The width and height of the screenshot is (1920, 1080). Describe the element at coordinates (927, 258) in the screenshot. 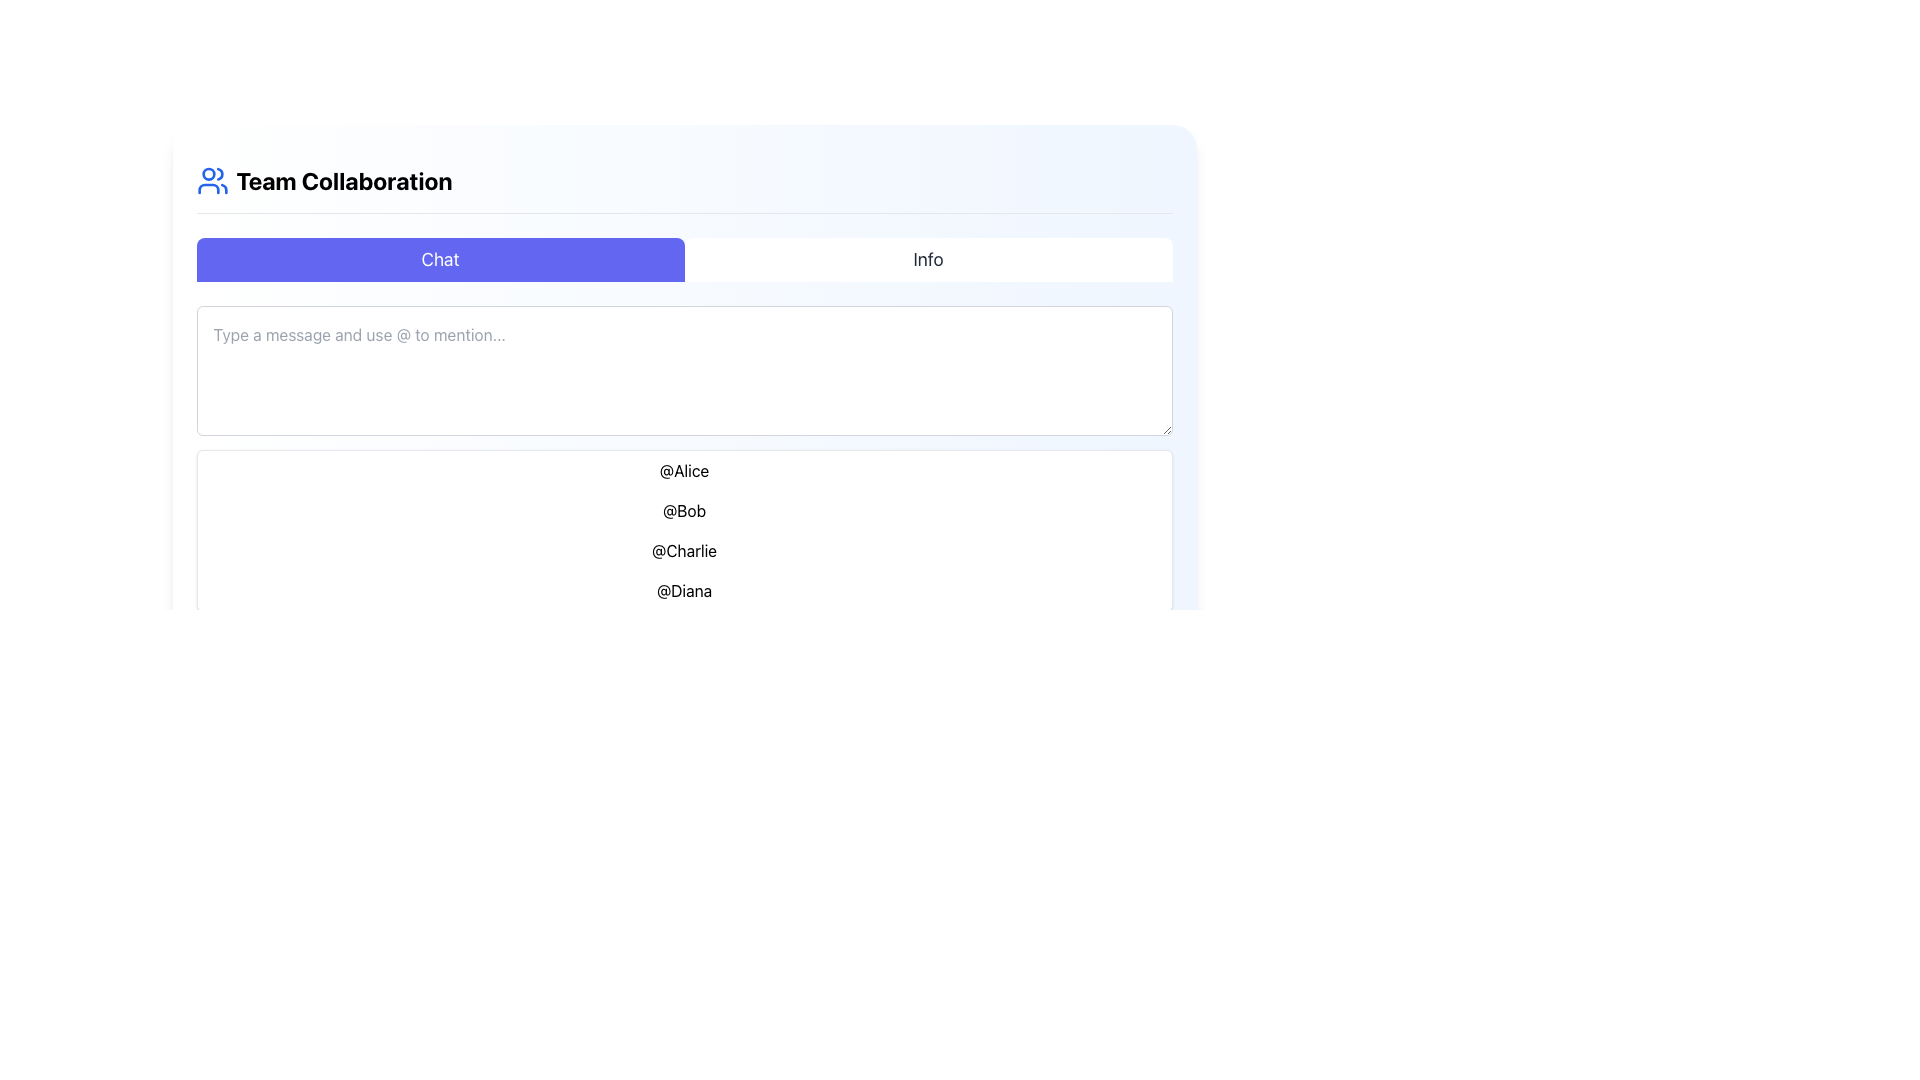

I see `the 'Info' button, which is the second button in a horizontal pair located to the right of the 'Chat' button` at that location.